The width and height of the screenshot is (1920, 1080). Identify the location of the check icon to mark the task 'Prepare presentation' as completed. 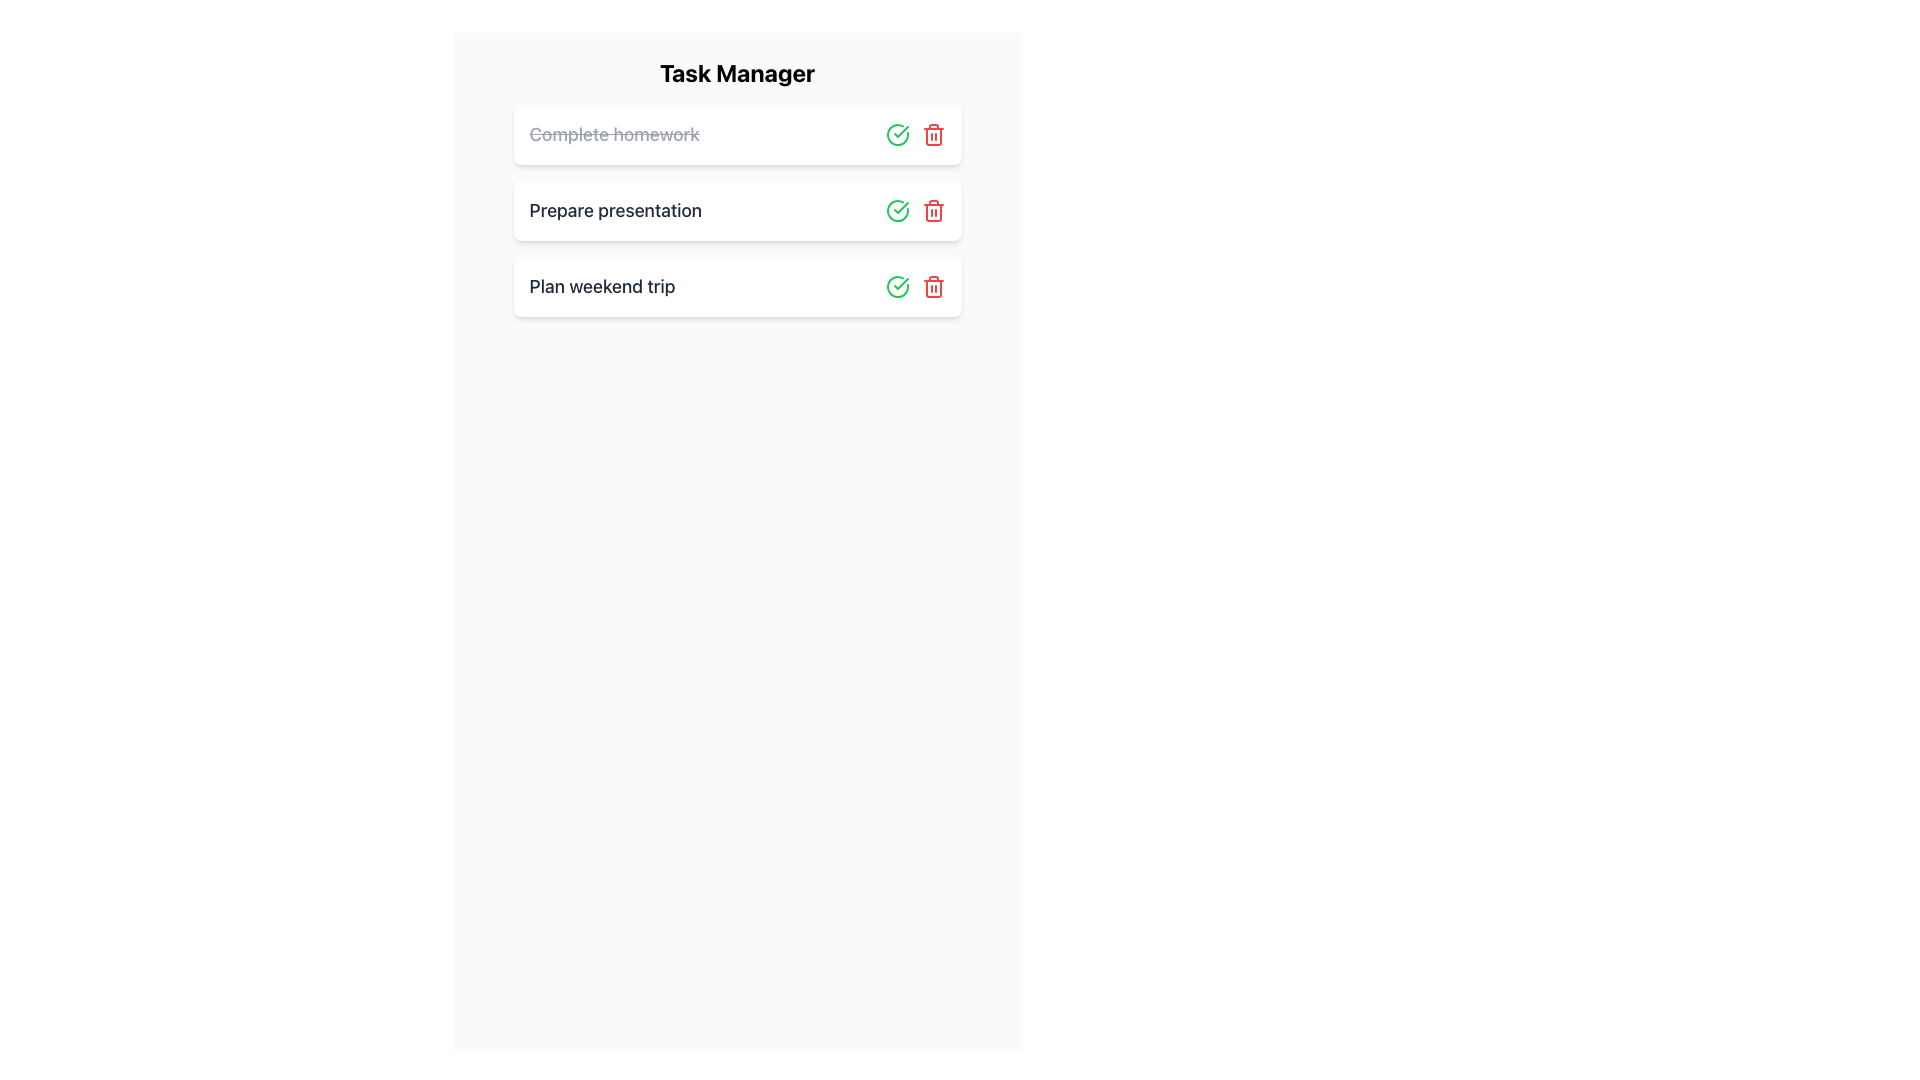
(896, 211).